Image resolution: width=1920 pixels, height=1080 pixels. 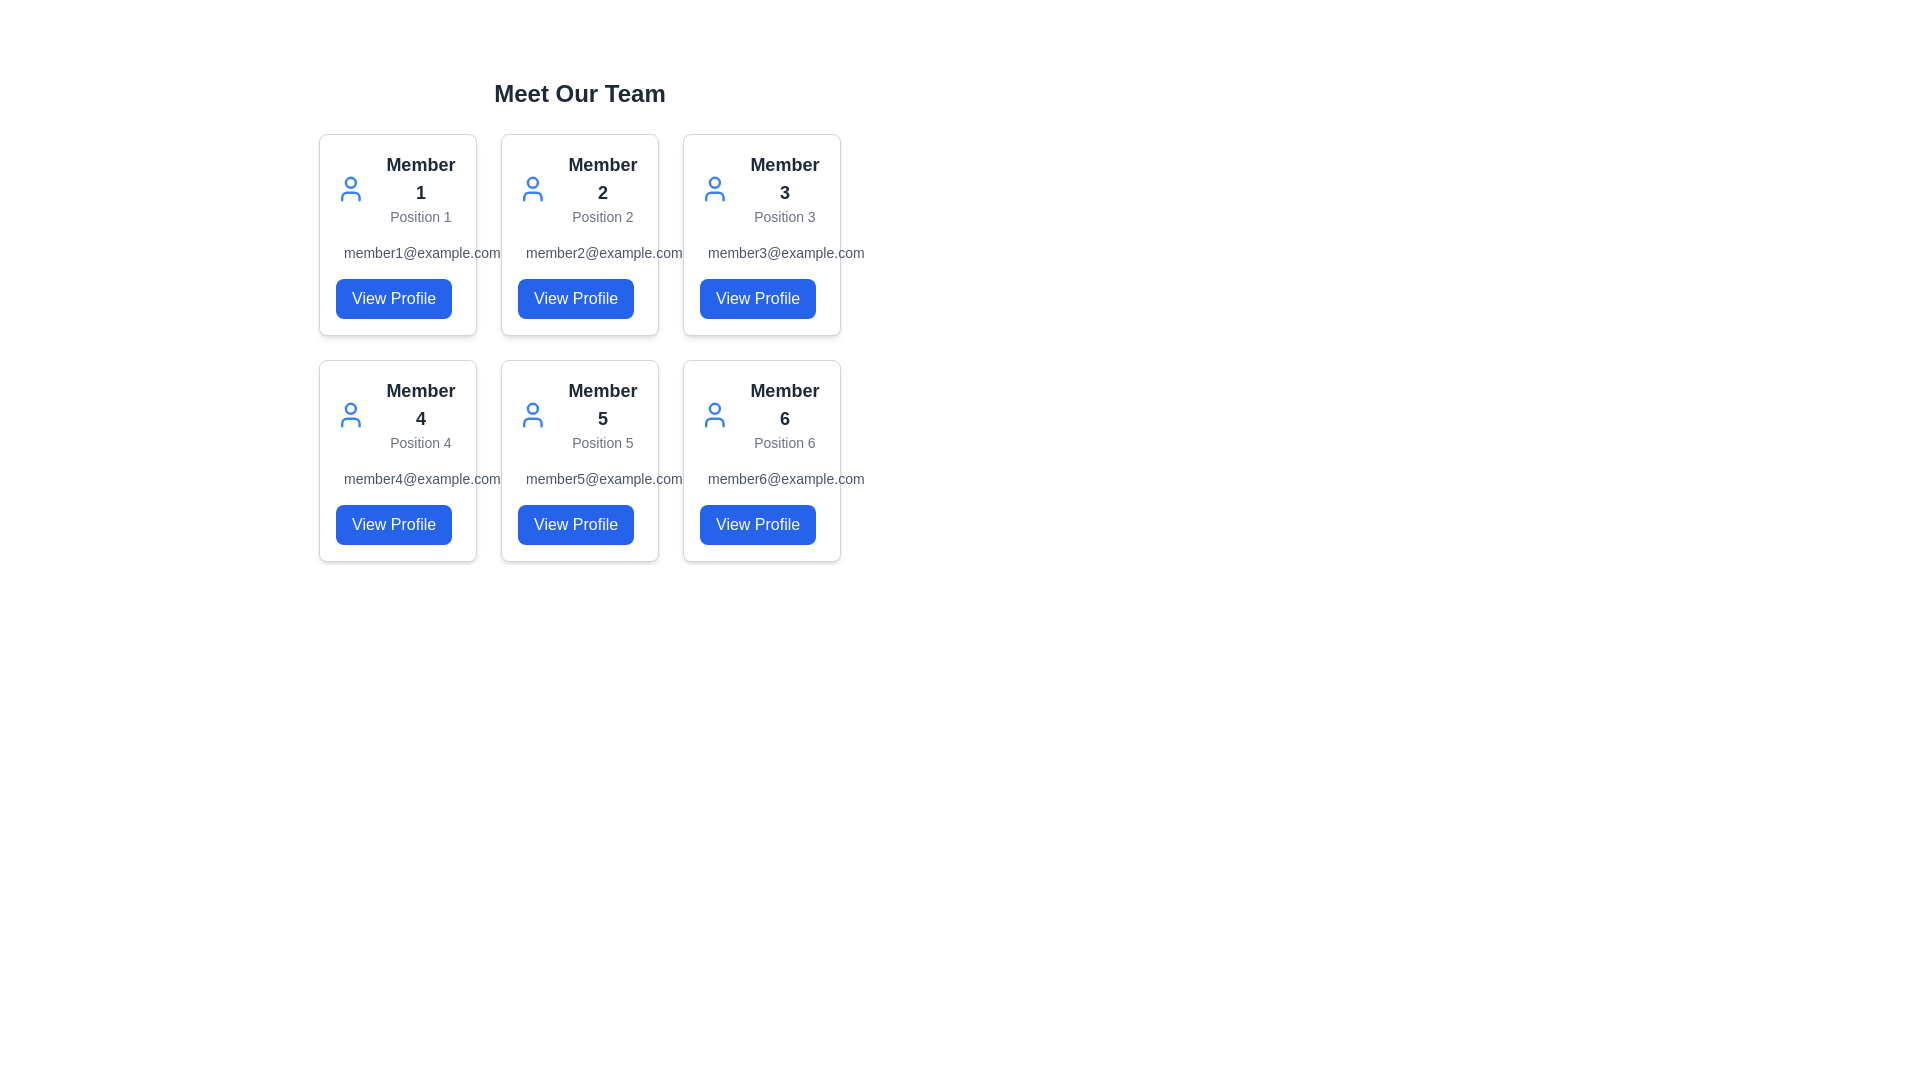 I want to click on the View Profile button on the second card in the top row of the team member card UI component, so click(x=579, y=319).